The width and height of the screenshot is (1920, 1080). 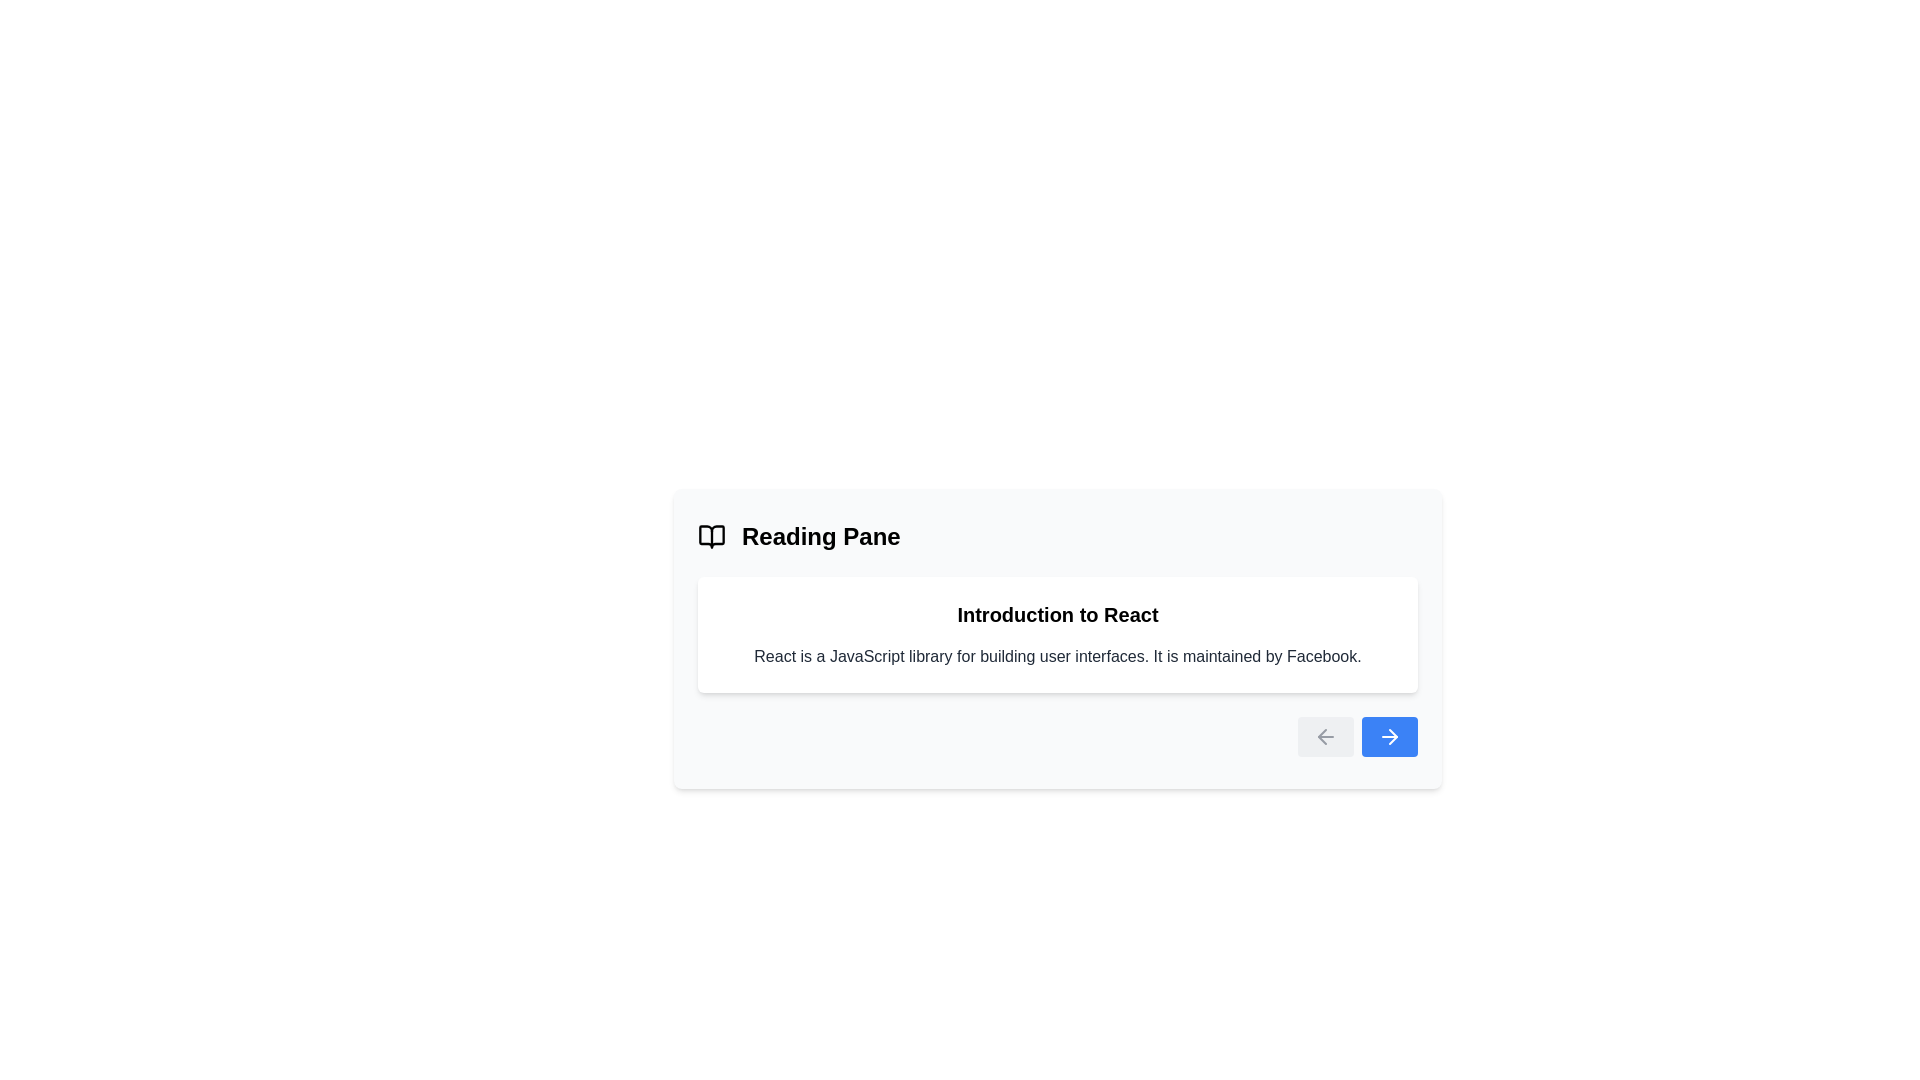 What do you see at coordinates (1392, 736) in the screenshot?
I see `the navigation icon located at the bottom-right corner of the interface, which signifies a forward action, to trigger a tooltip if applicable` at bounding box center [1392, 736].